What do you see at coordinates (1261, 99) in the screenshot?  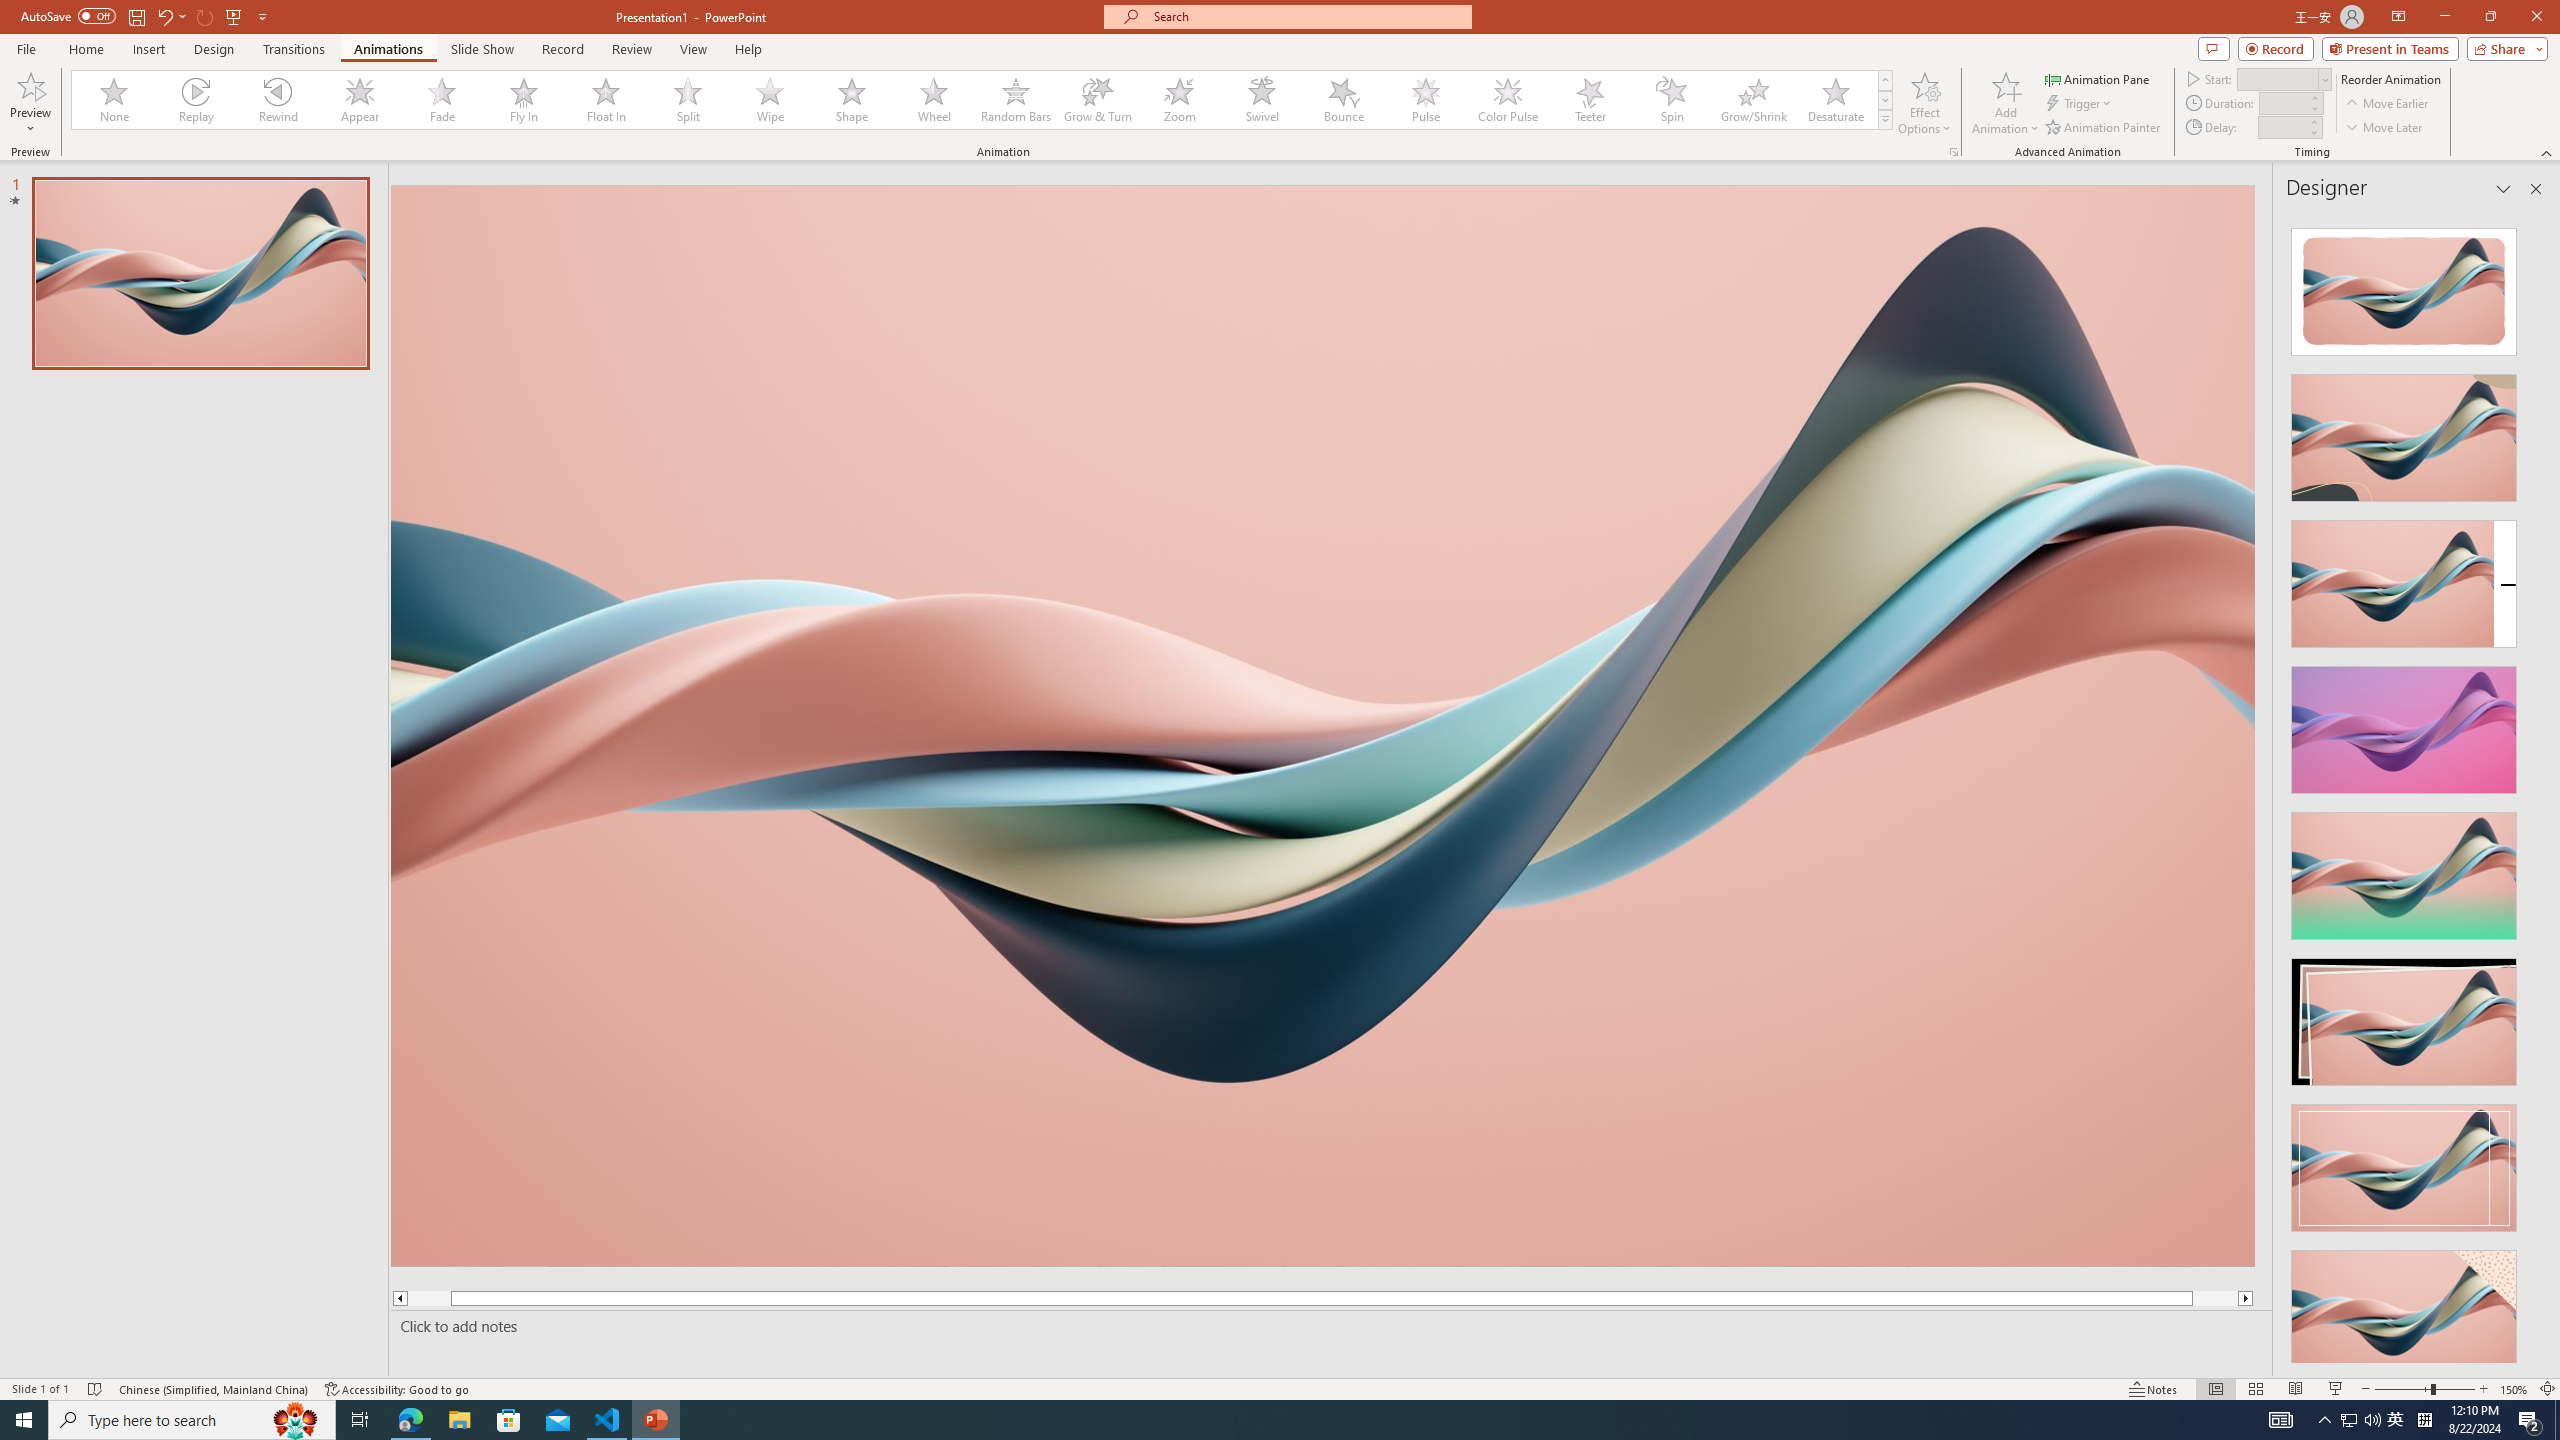 I see `'Swivel'` at bounding box center [1261, 99].